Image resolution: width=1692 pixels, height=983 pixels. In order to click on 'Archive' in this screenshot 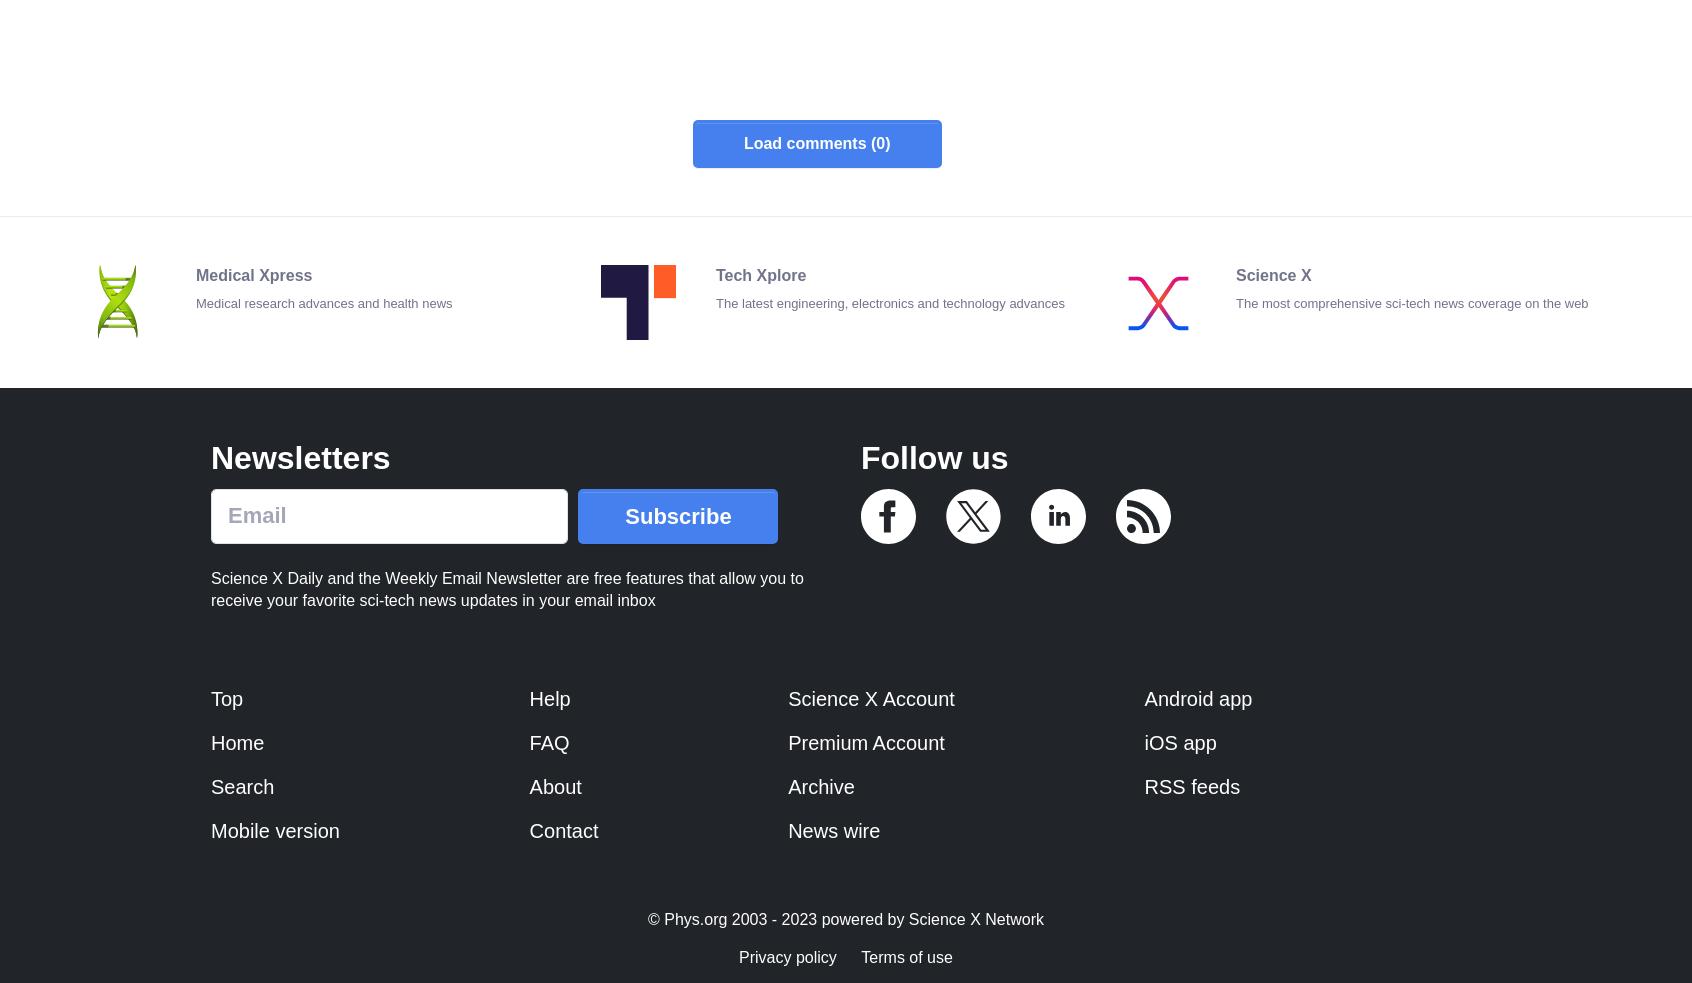, I will do `click(820, 785)`.